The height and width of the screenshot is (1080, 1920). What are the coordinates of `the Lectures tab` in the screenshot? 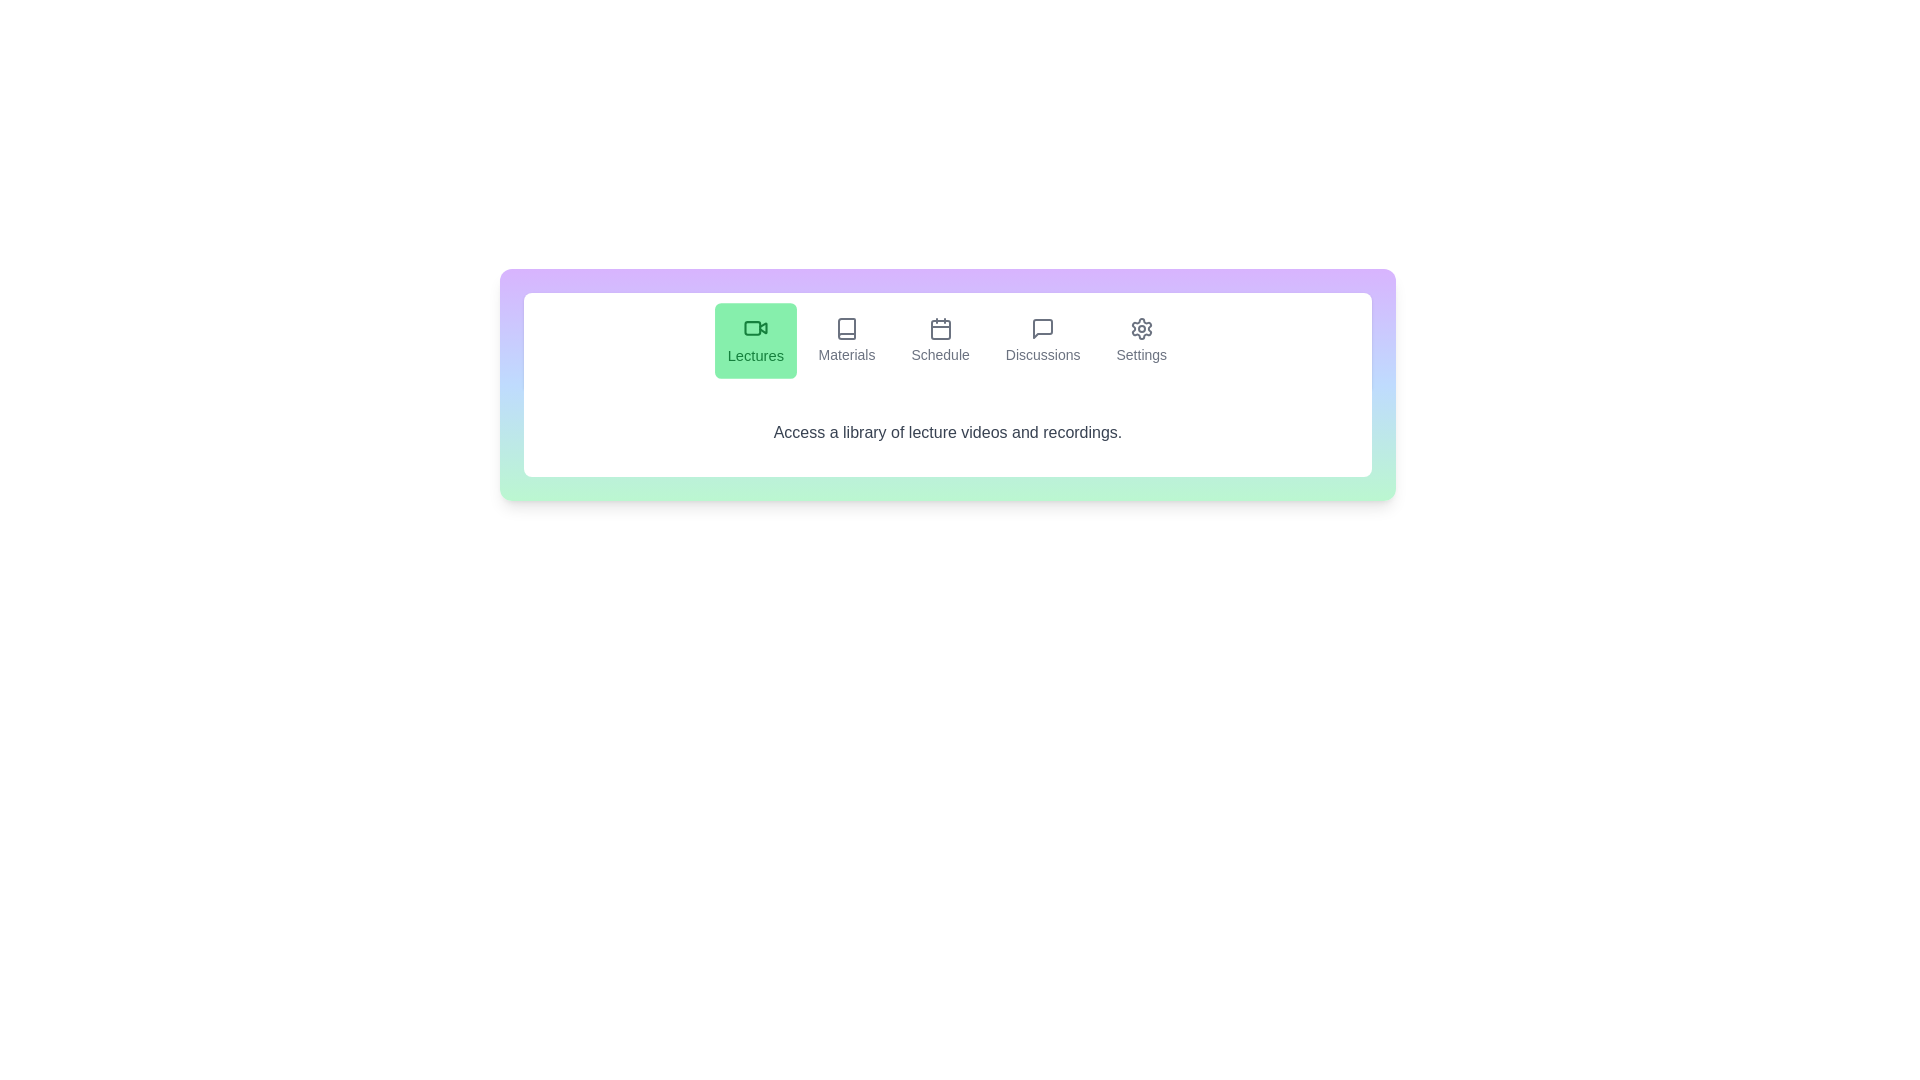 It's located at (754, 339).